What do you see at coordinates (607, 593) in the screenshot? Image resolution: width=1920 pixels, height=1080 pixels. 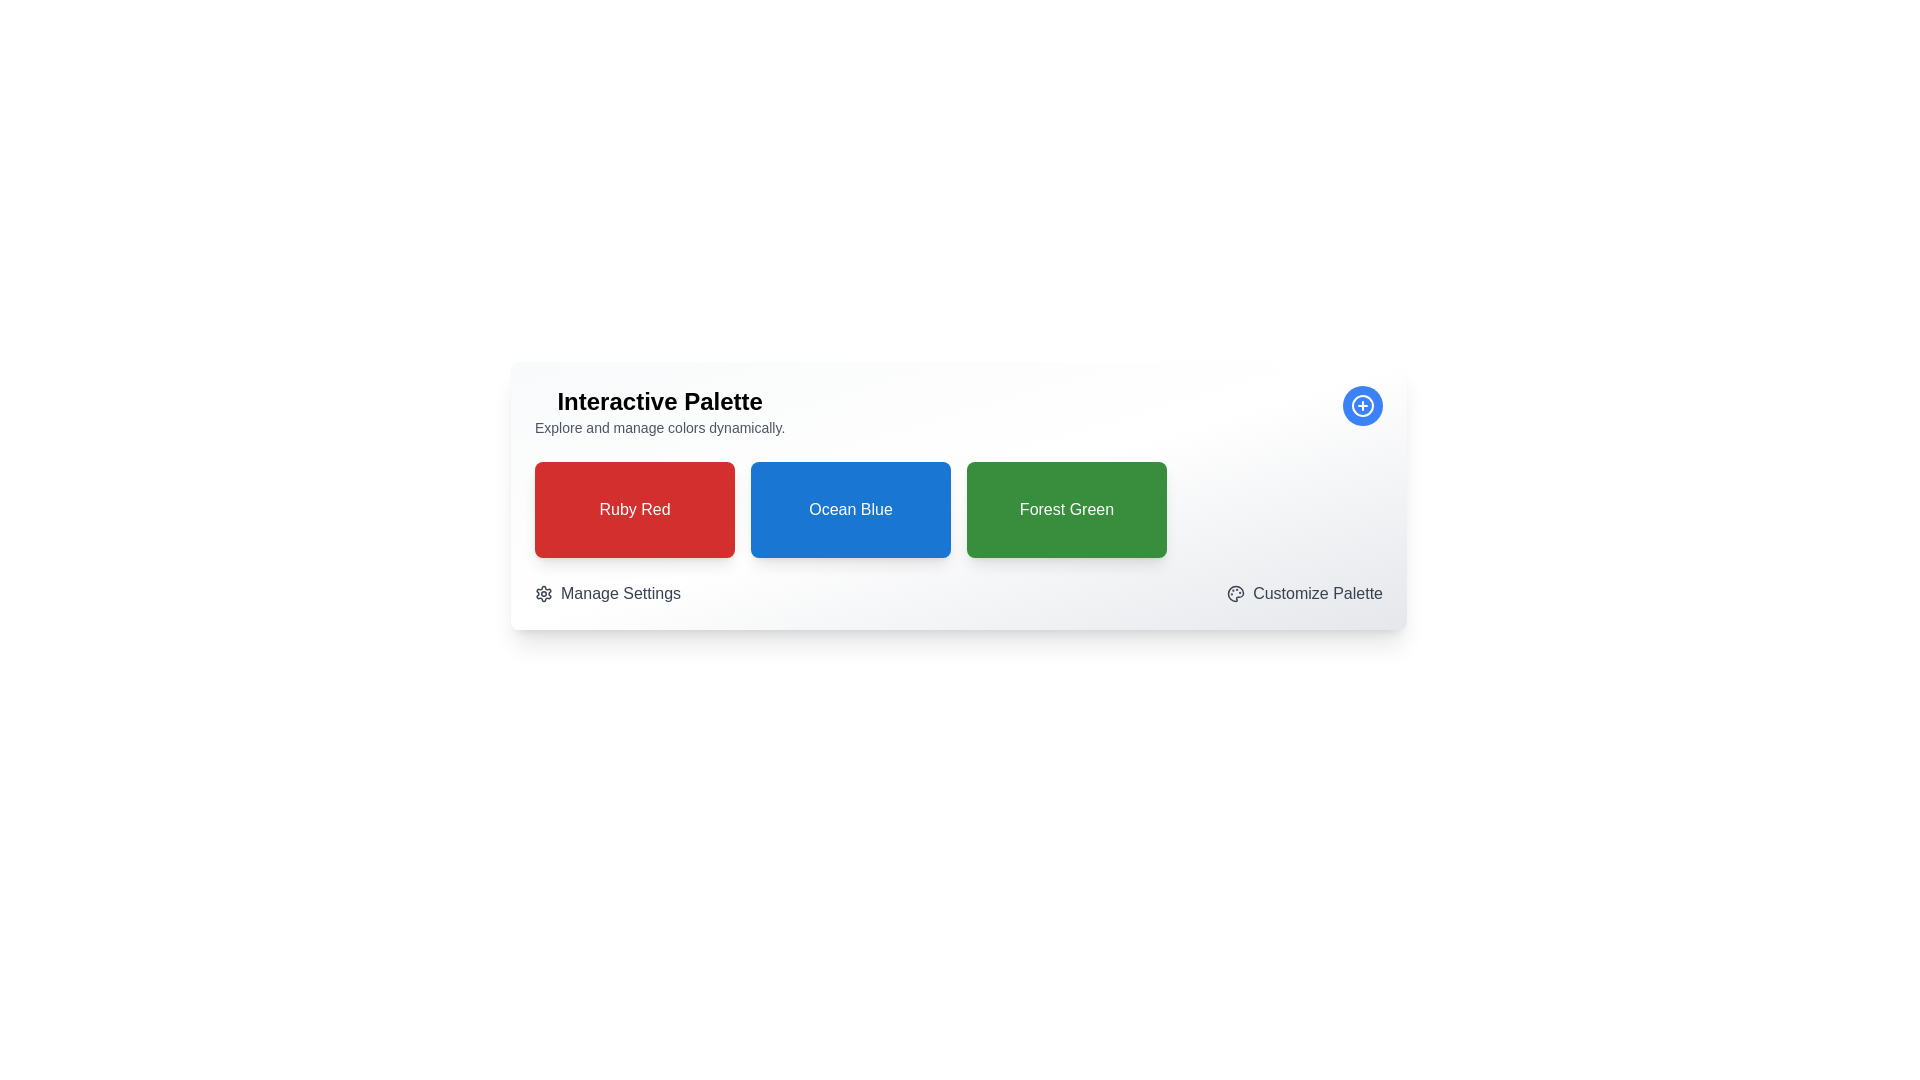 I see `the 'Manage Settings' button, which features a cogwheel icon and is styled with gray text that turns black on hover` at bounding box center [607, 593].